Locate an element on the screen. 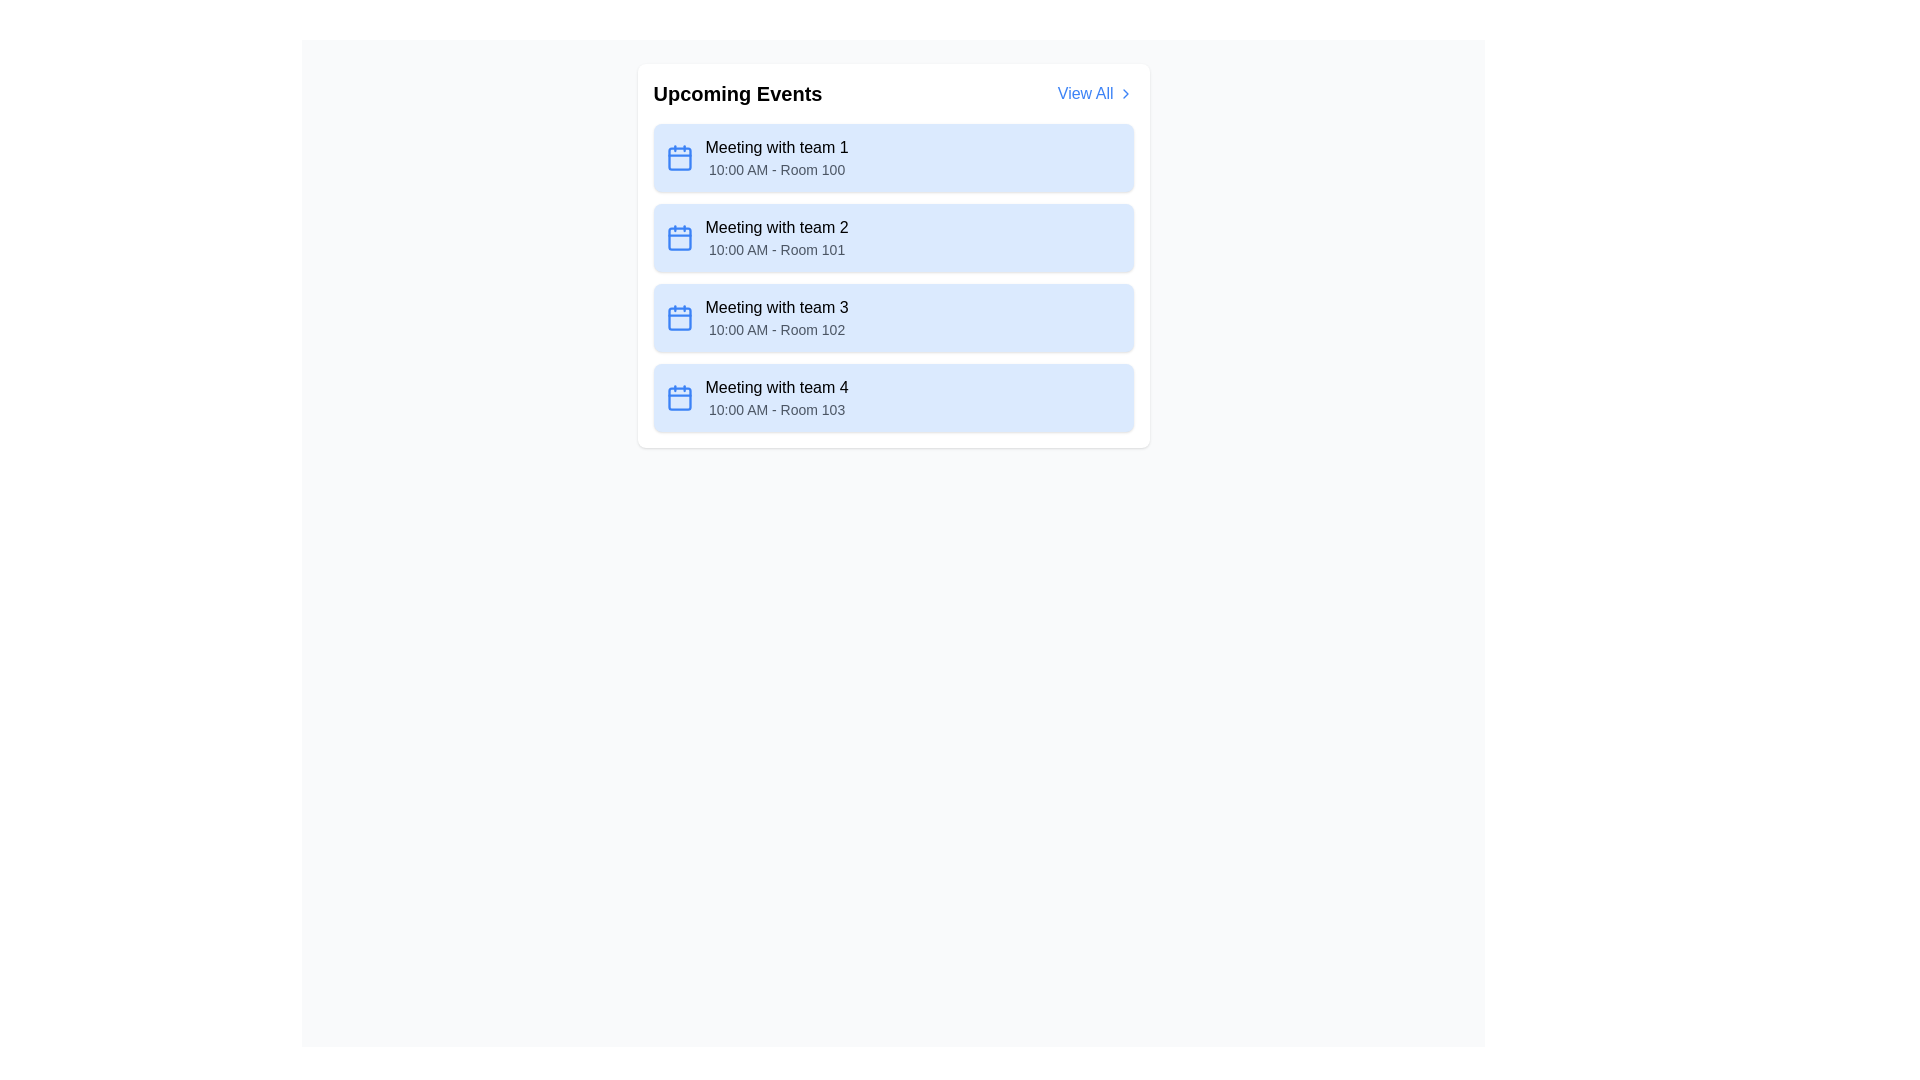  the vector graphic icon representing the date aspect of the event 'Meeting with team 1' in the 'Upcoming Events' list is located at coordinates (679, 157).